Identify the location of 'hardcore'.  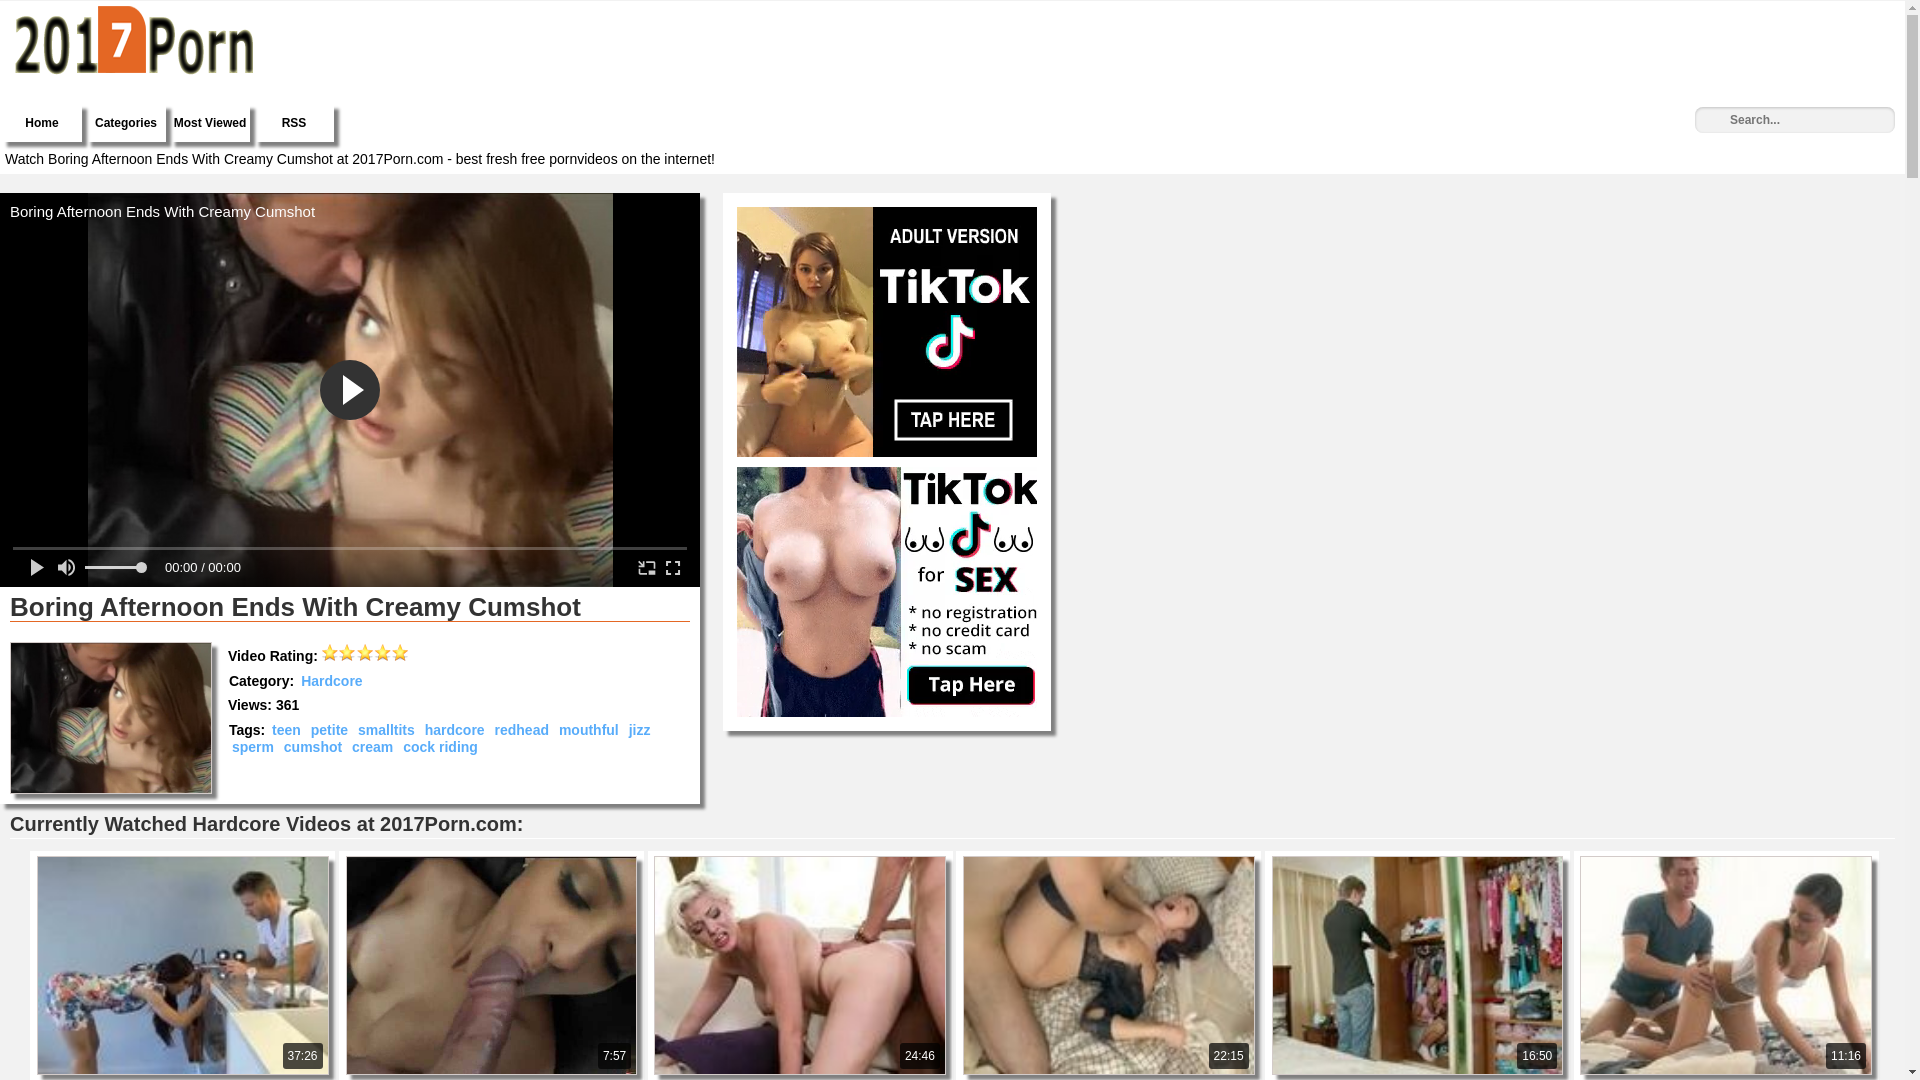
(454, 729).